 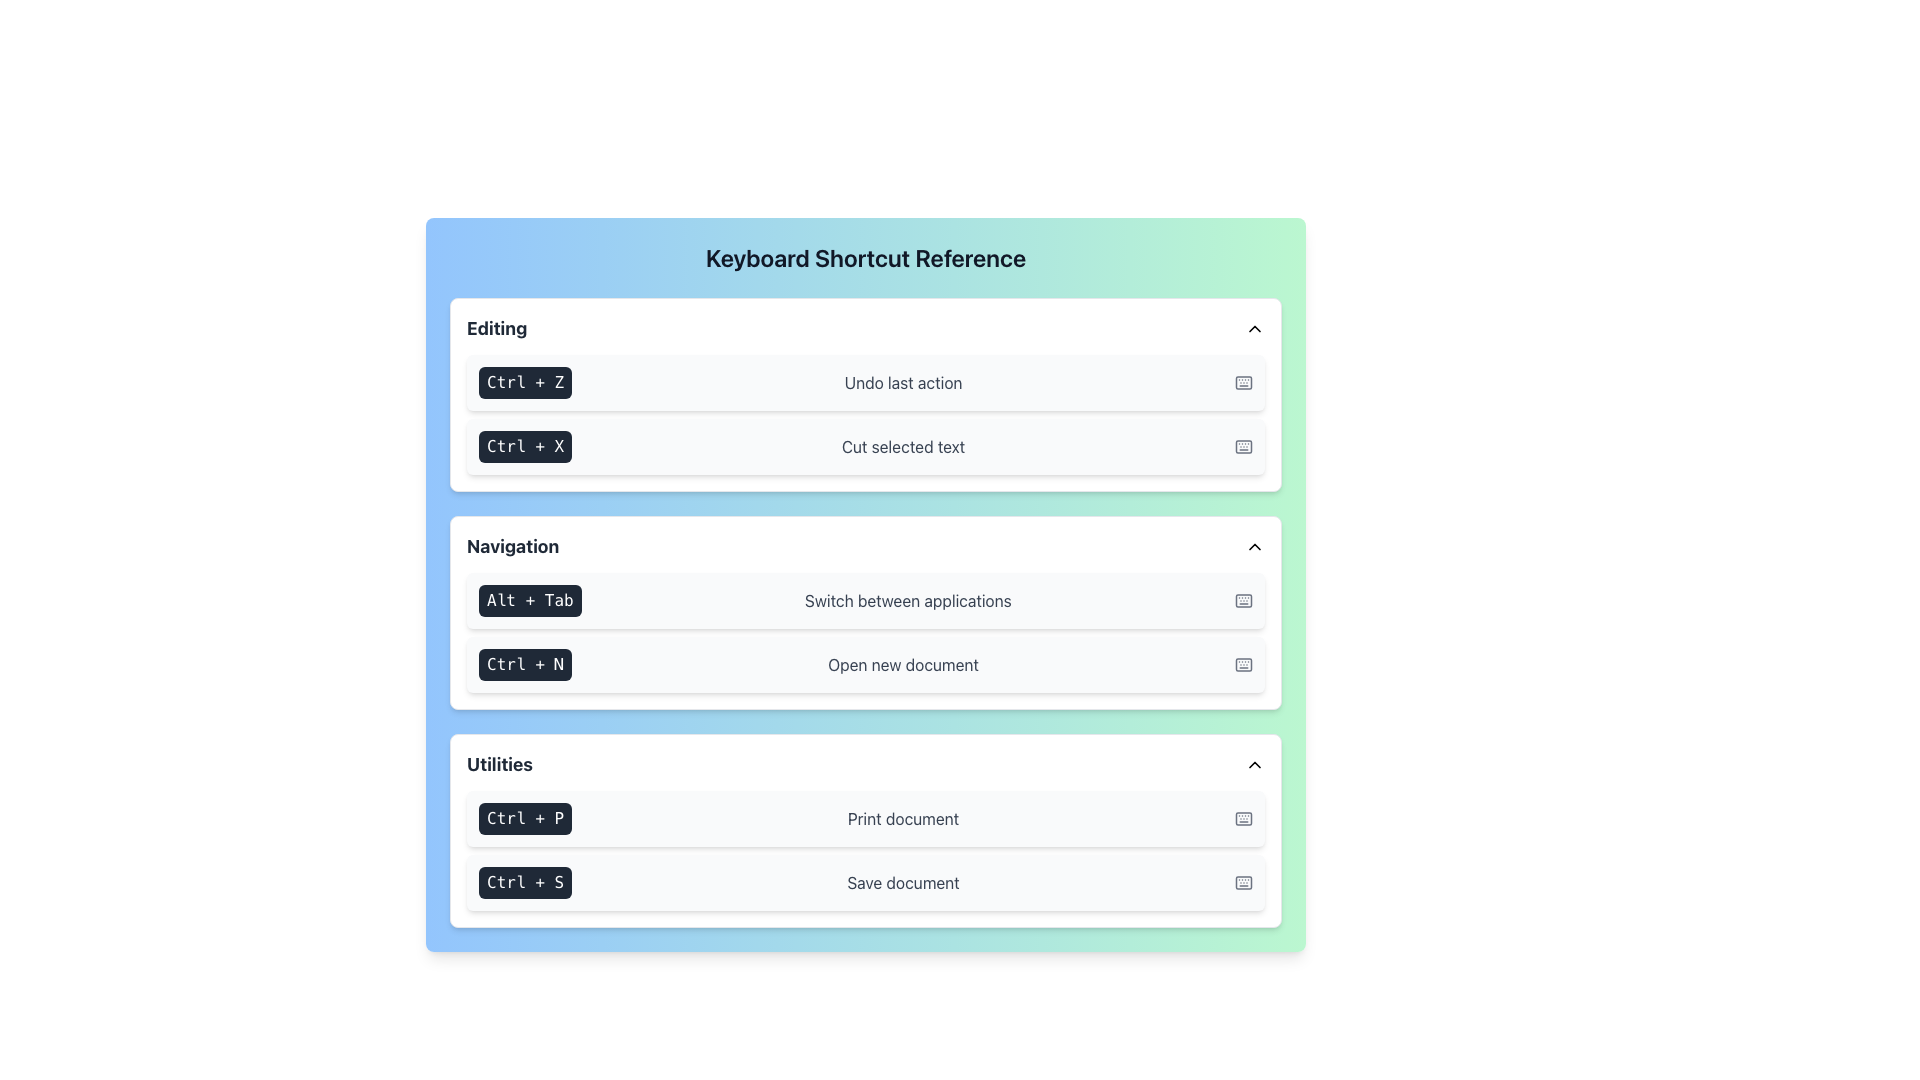 What do you see at coordinates (1242, 600) in the screenshot?
I see `the small rectangular icon with rounded edges that is part of the gray-colored keyboard icon in the 'Navigation' row, associated with the 'Switch between applications' shortcut` at bounding box center [1242, 600].